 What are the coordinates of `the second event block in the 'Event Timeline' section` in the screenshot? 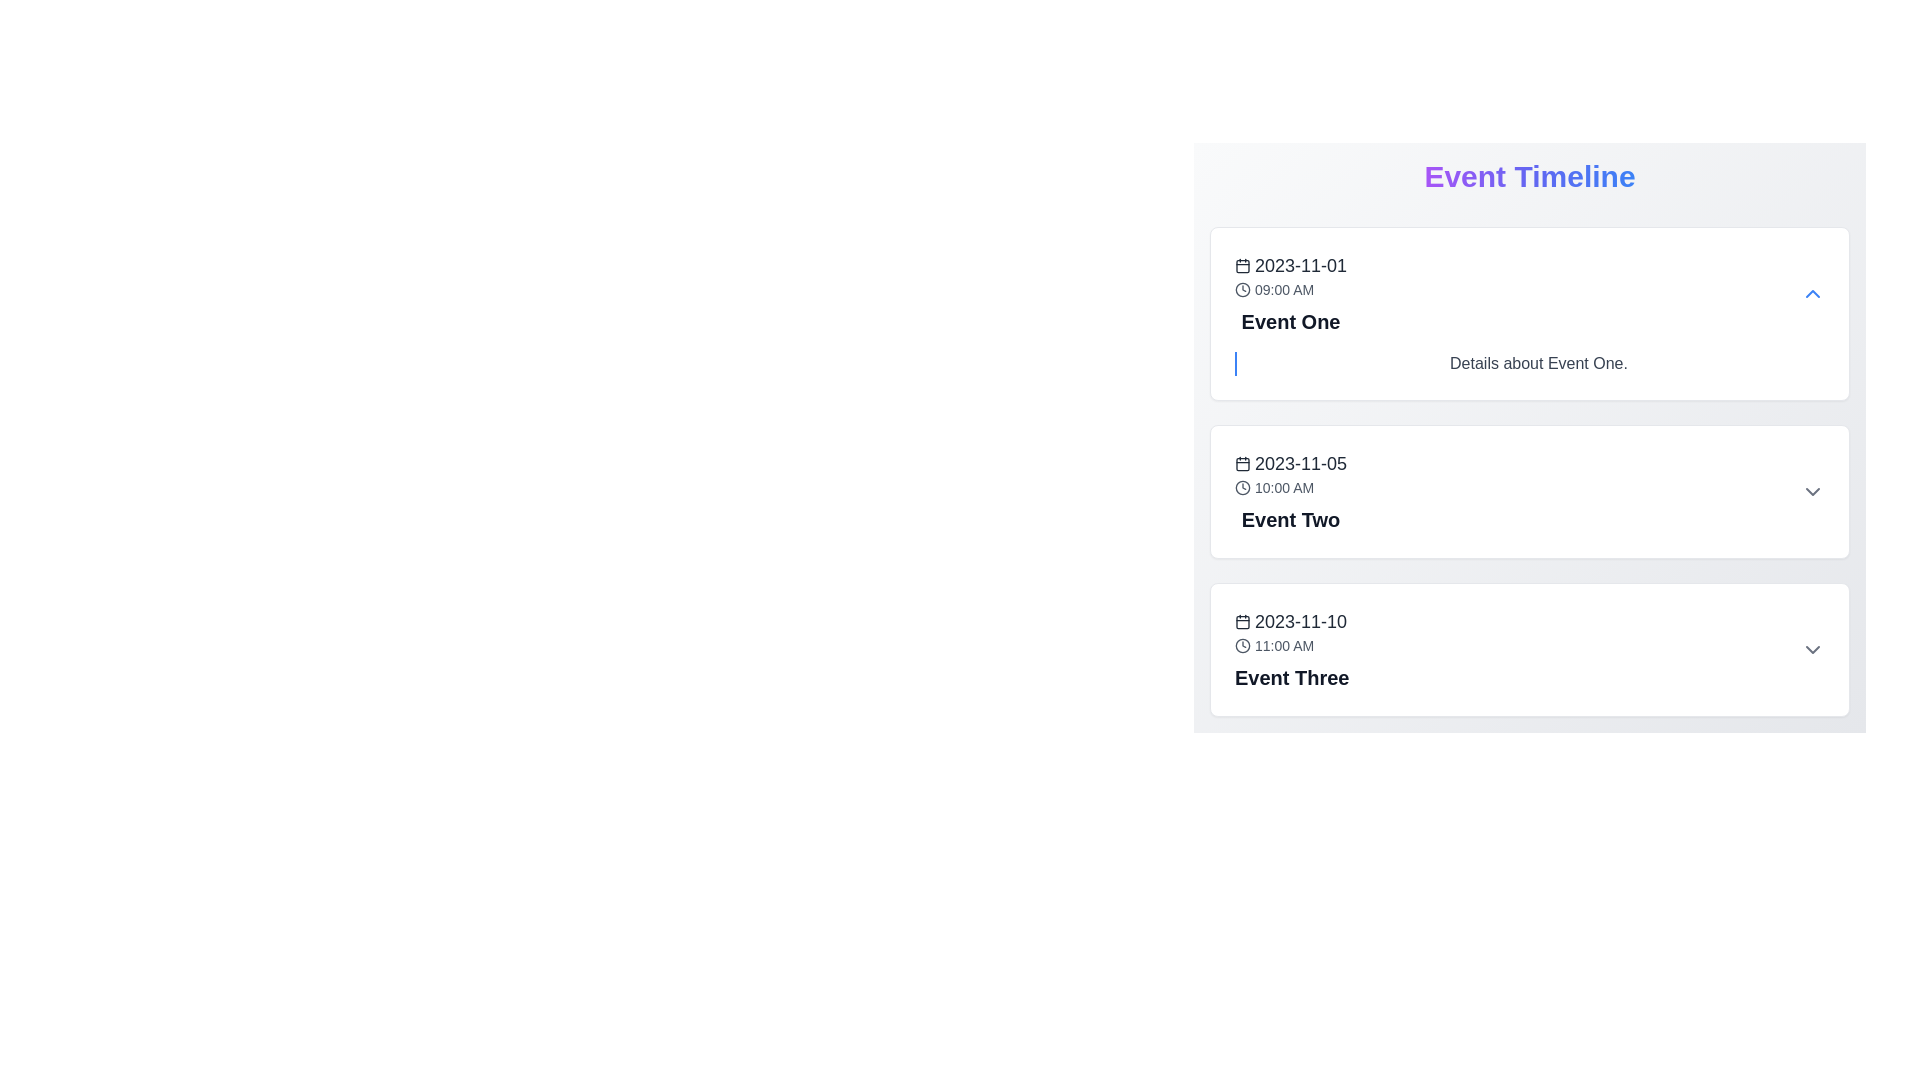 It's located at (1529, 471).